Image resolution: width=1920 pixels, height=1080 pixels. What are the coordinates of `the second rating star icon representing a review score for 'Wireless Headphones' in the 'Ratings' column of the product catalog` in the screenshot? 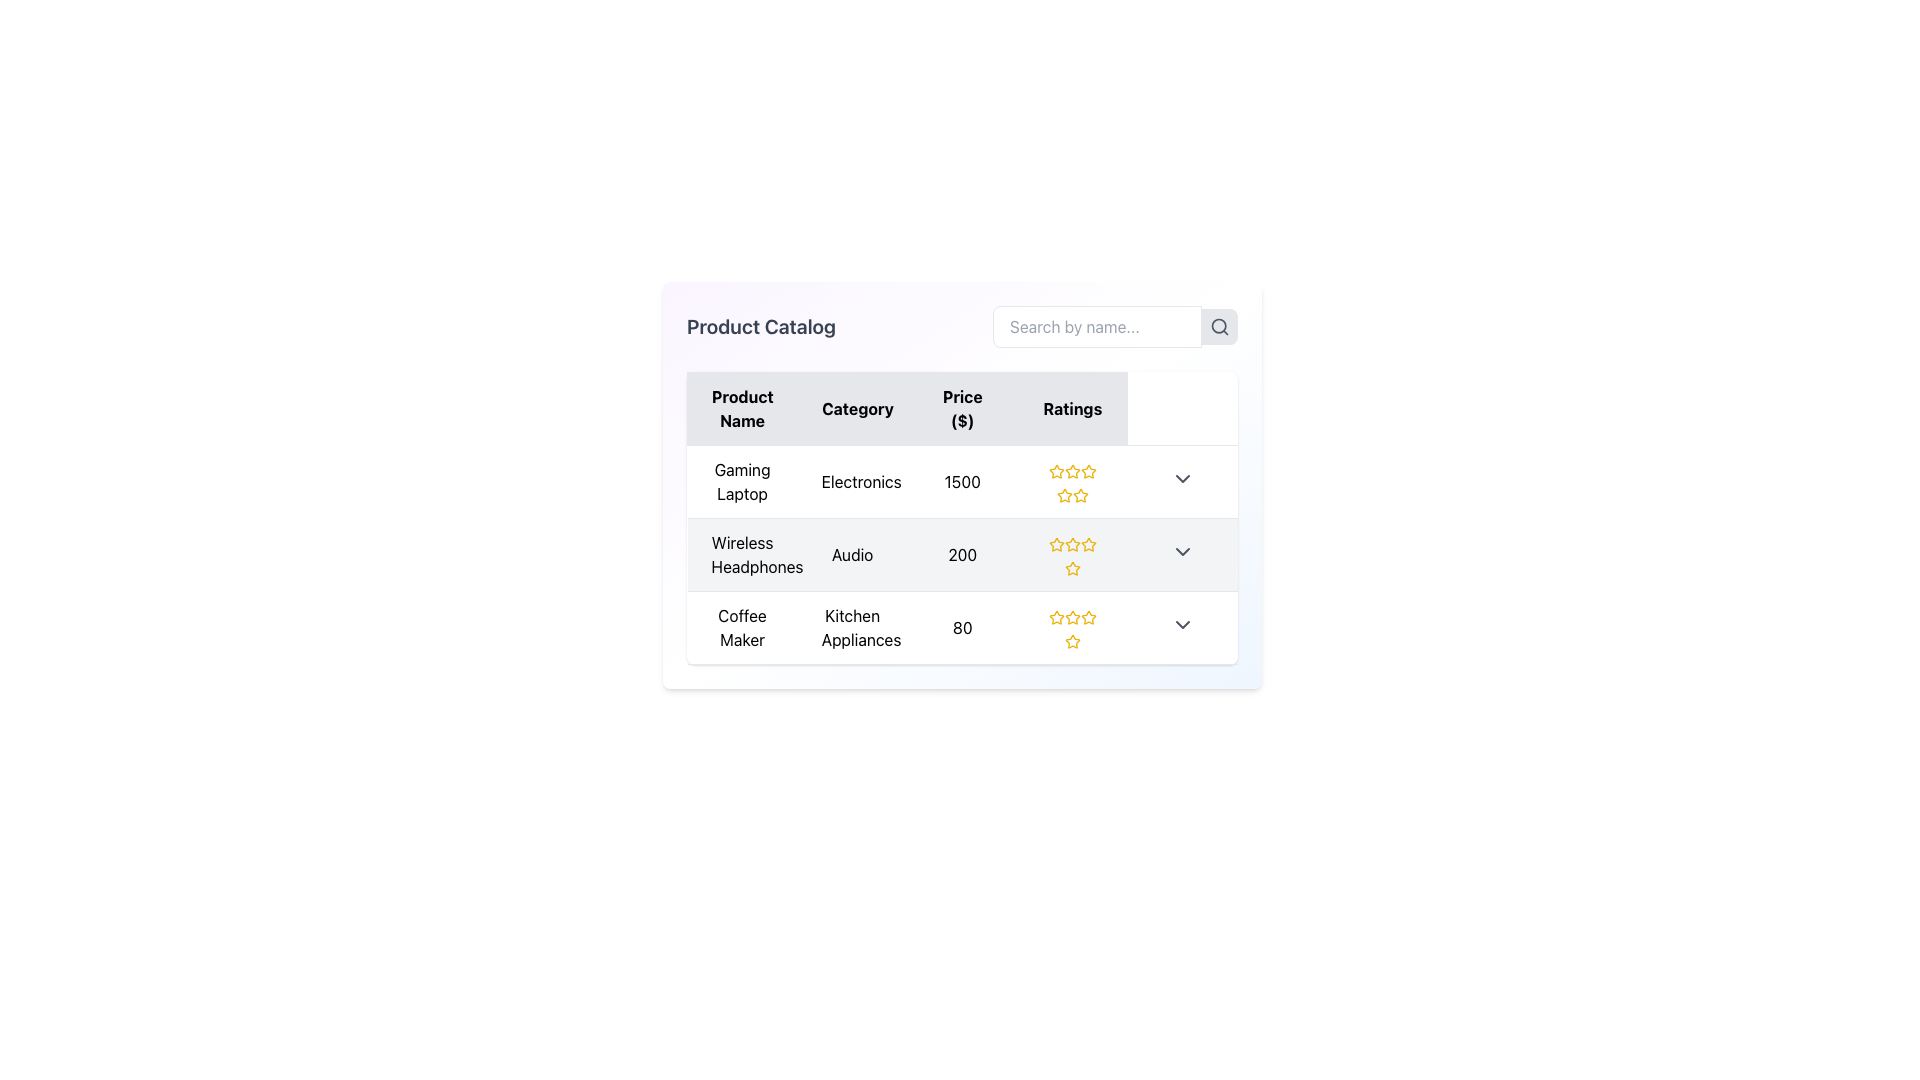 It's located at (1087, 544).